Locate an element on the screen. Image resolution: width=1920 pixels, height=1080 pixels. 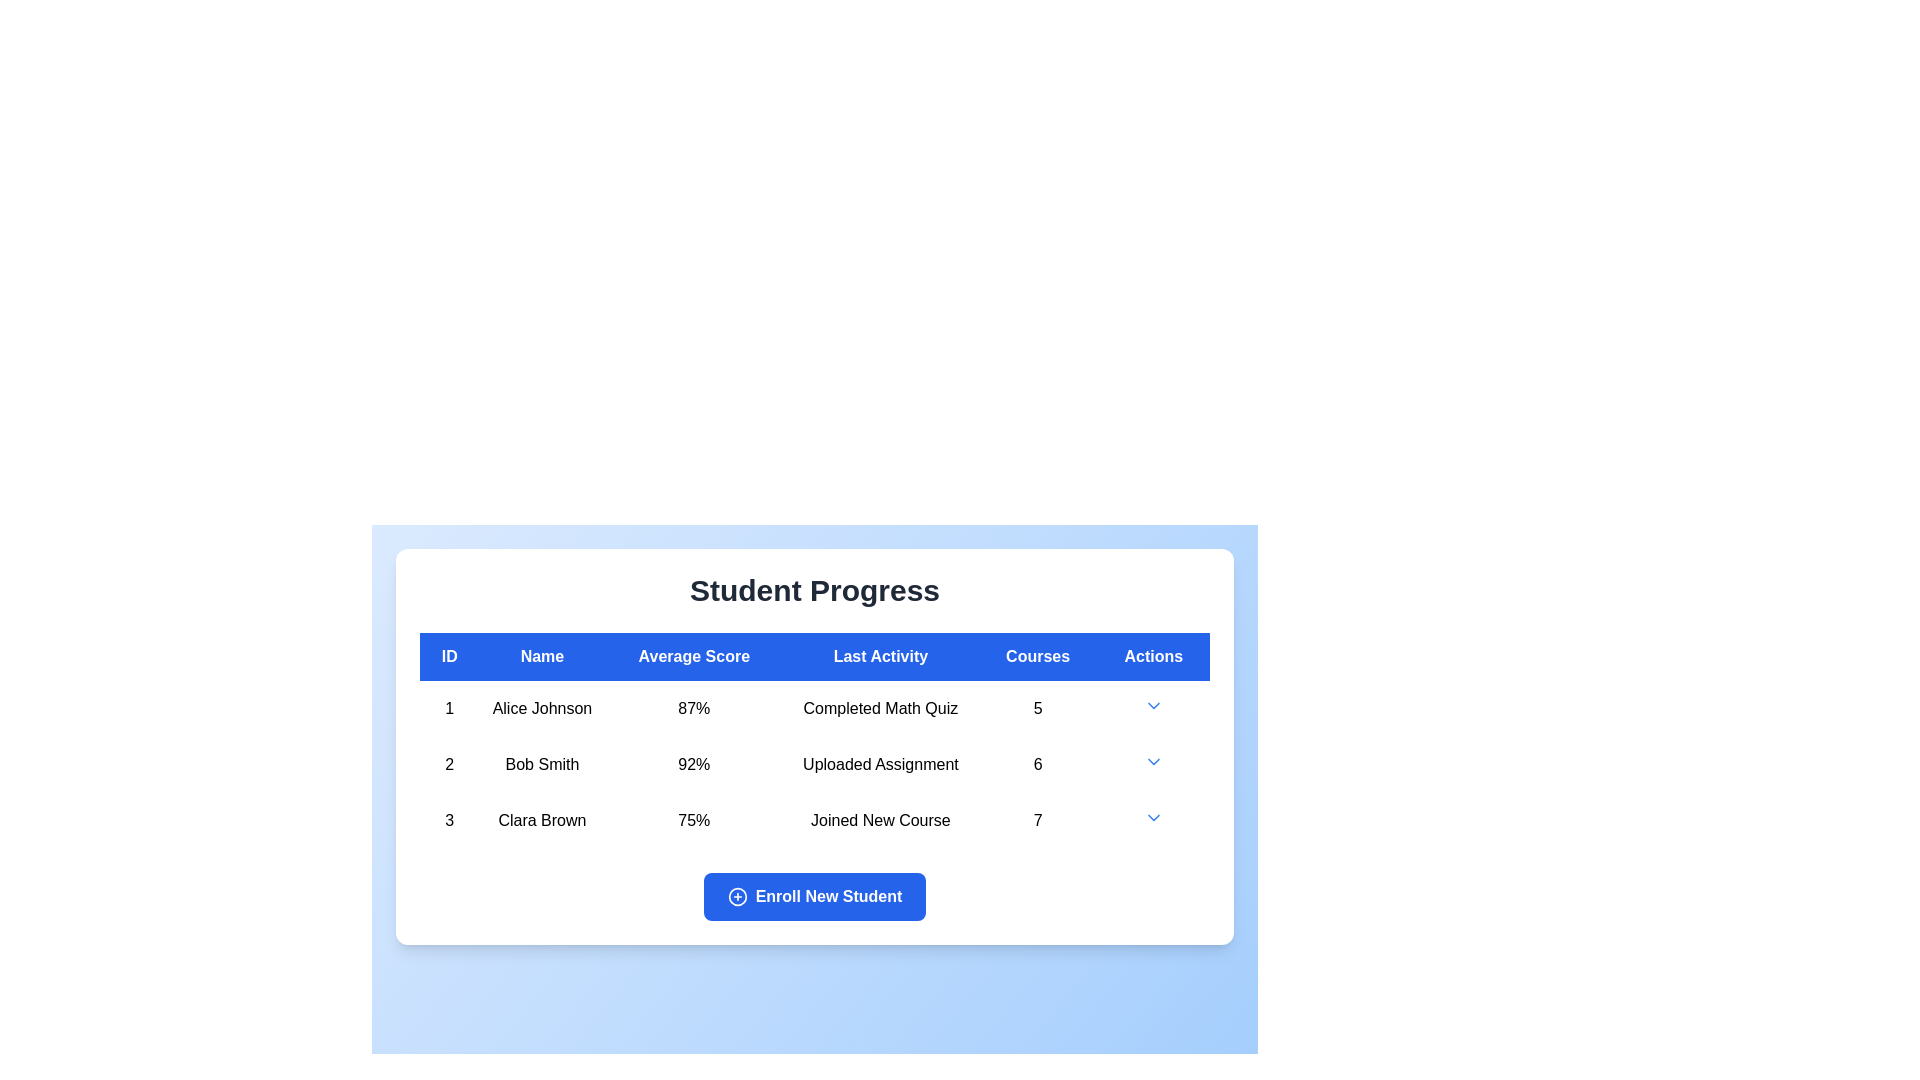
the 'Average Score' text label, which is the third column header in a table, displayed in white font on a blue background is located at coordinates (694, 656).